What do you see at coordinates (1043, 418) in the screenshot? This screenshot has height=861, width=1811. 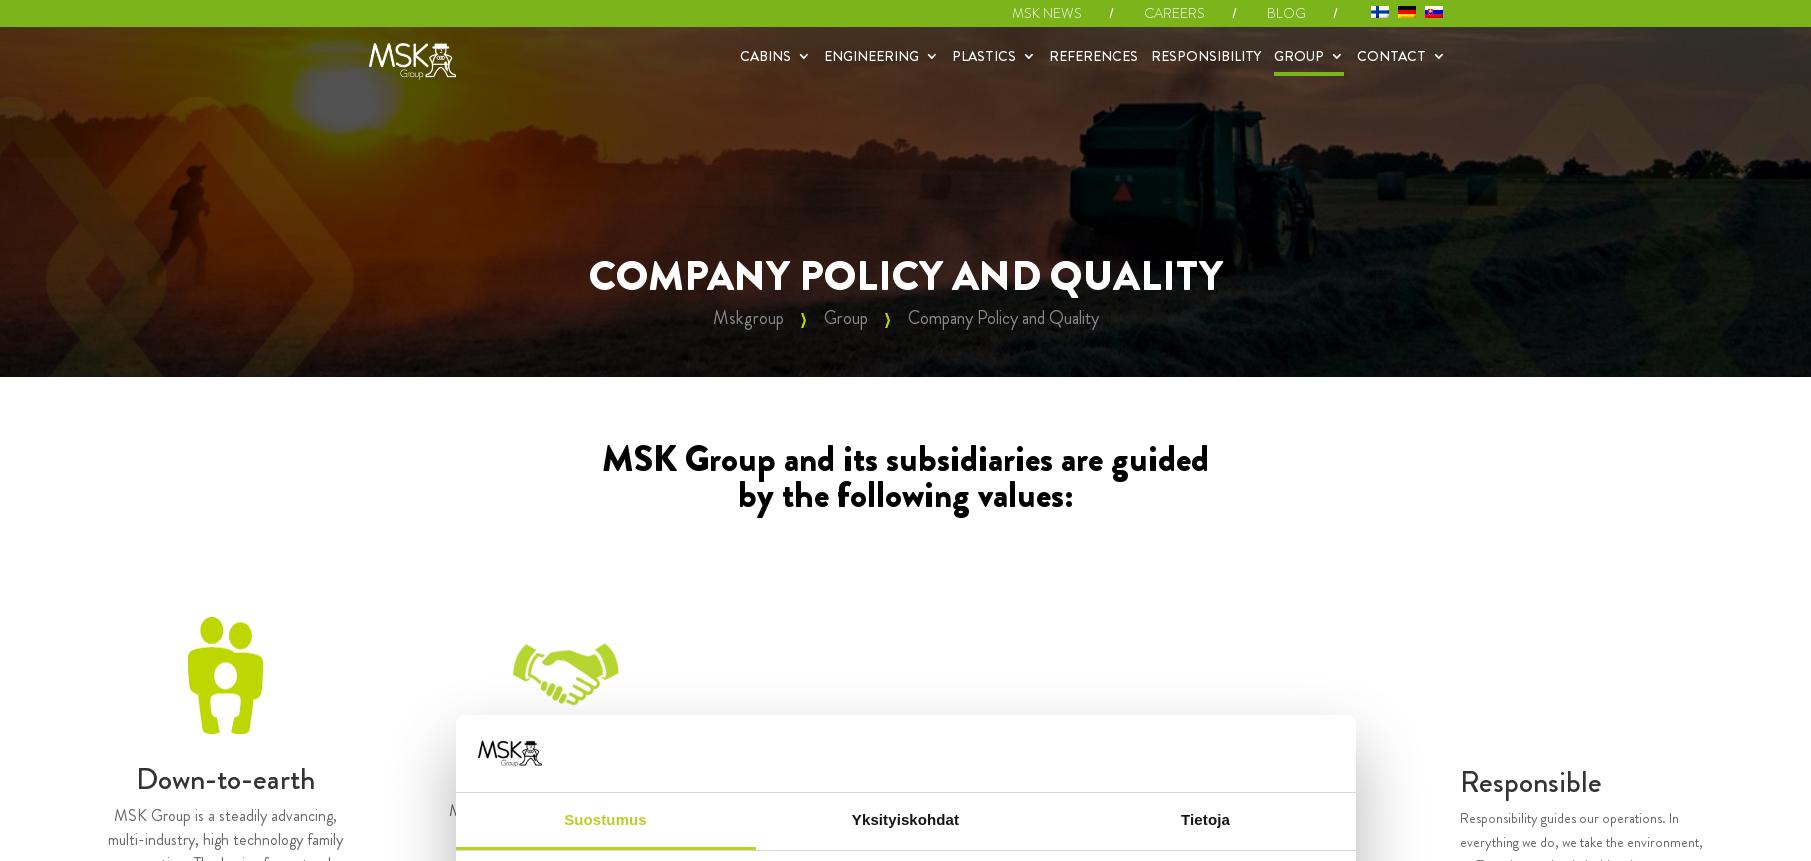 I see `'Quick models'` at bounding box center [1043, 418].